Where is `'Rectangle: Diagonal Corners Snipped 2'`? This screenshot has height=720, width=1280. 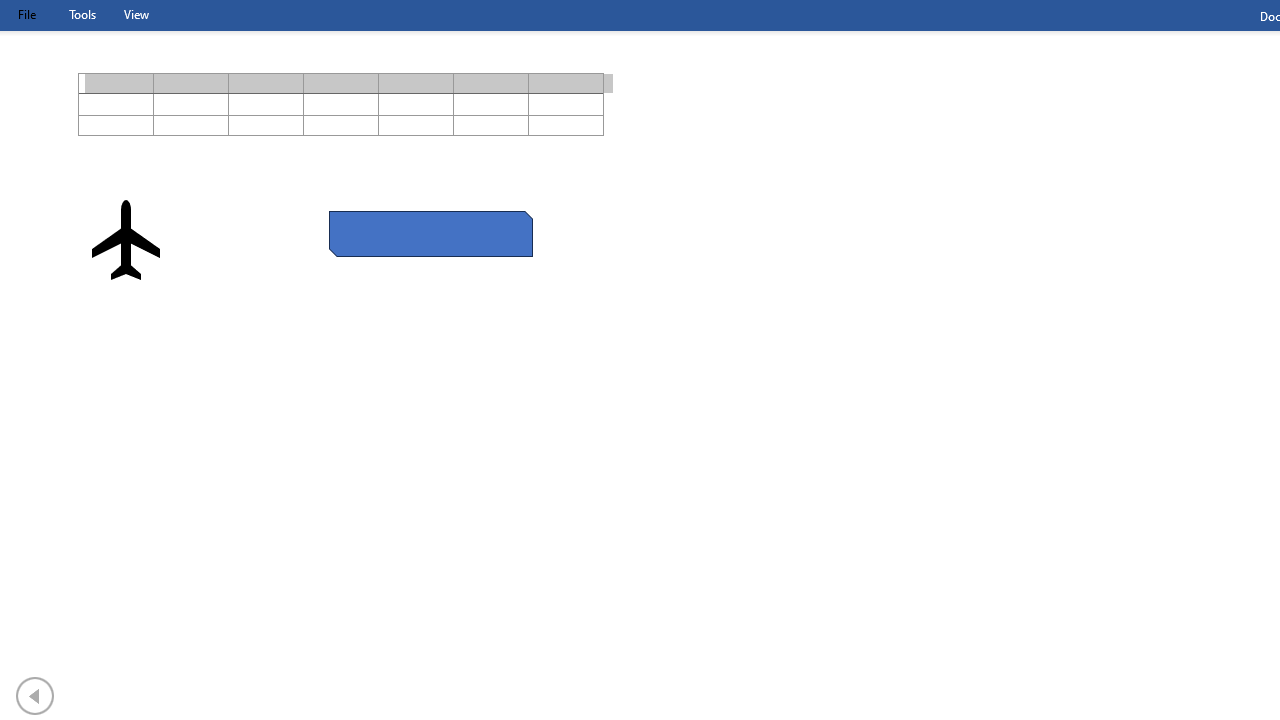
'Rectangle: Diagonal Corners Snipped 2' is located at coordinates (429, 233).